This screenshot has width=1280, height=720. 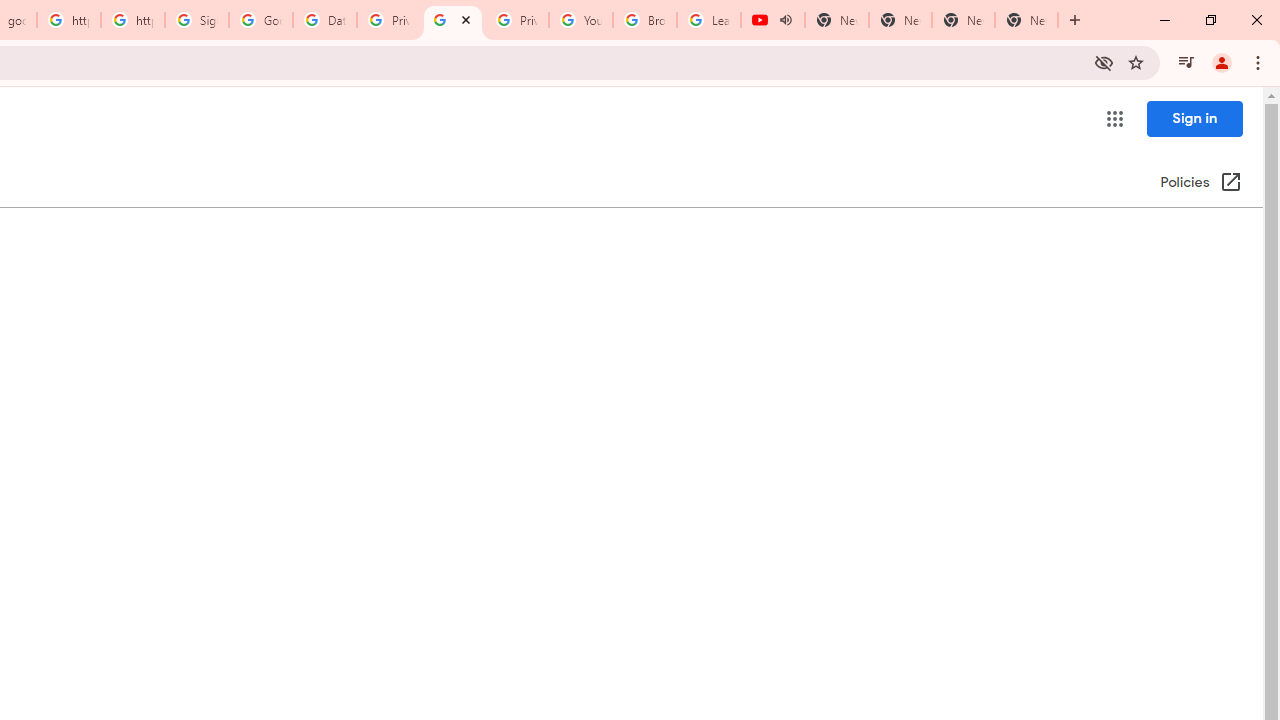 I want to click on 'Mute tab', so click(x=784, y=20).